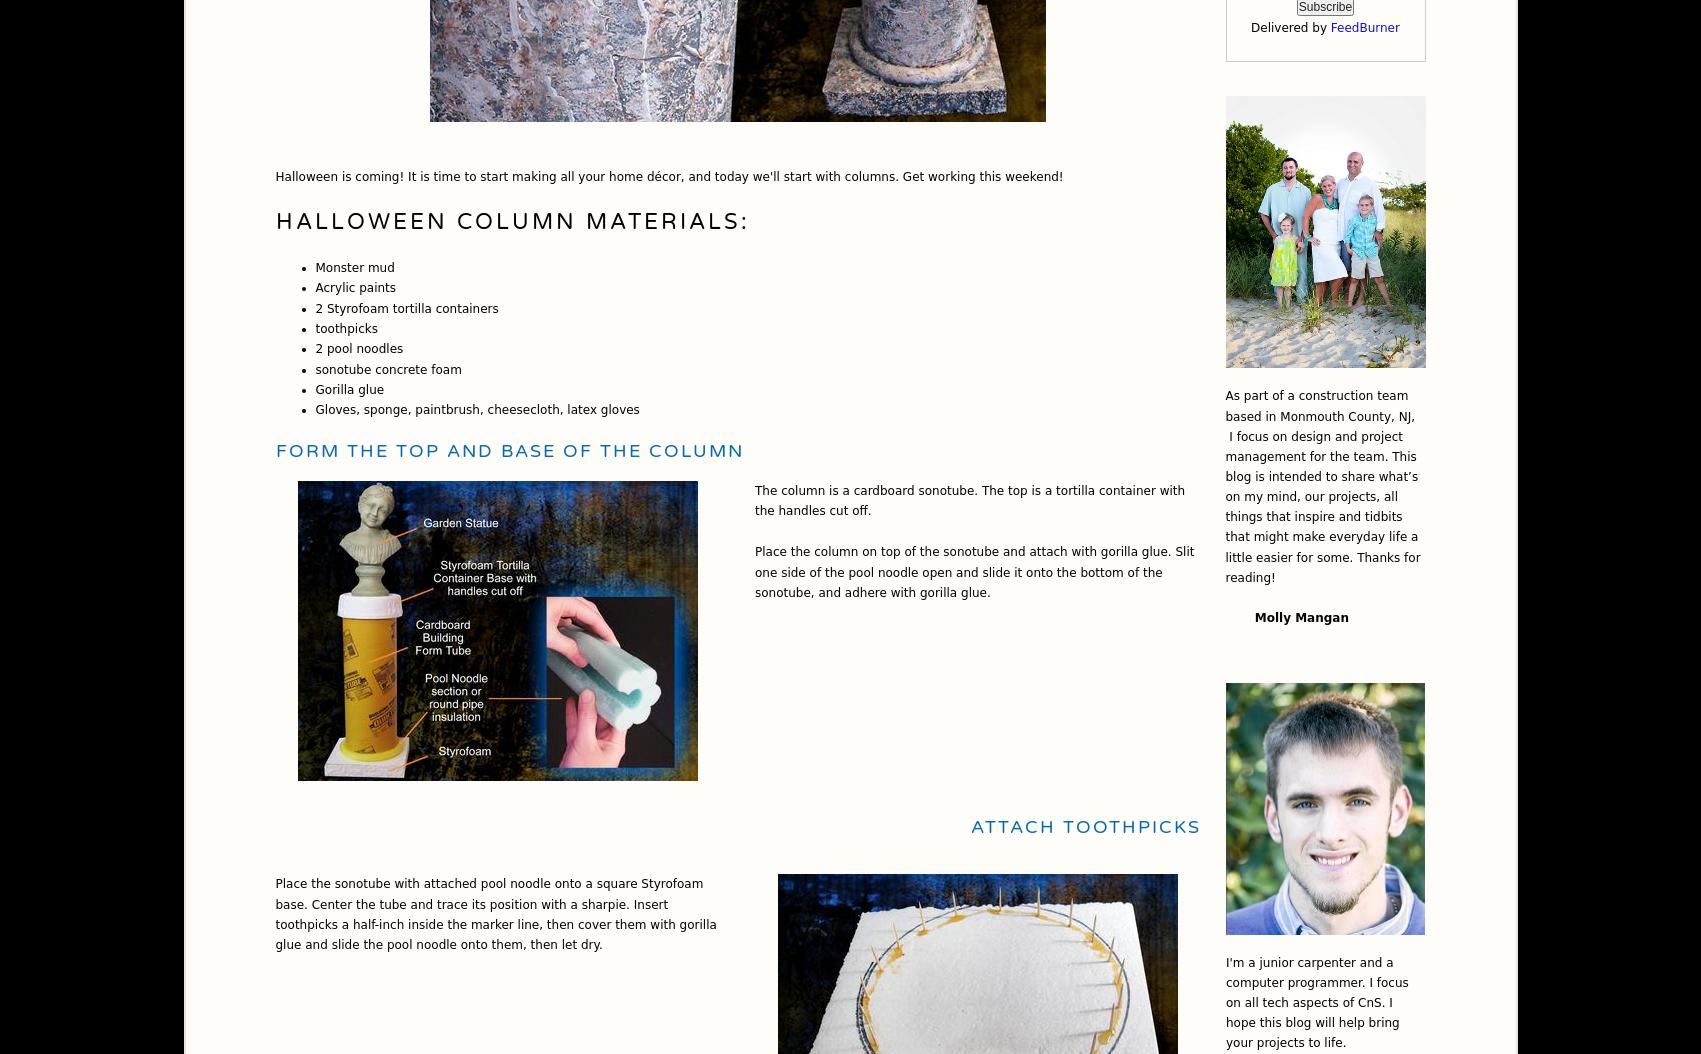 This screenshot has height=1054, width=1701. Describe the element at coordinates (512, 221) in the screenshot. I see `'Halloween Column Materials:'` at that location.